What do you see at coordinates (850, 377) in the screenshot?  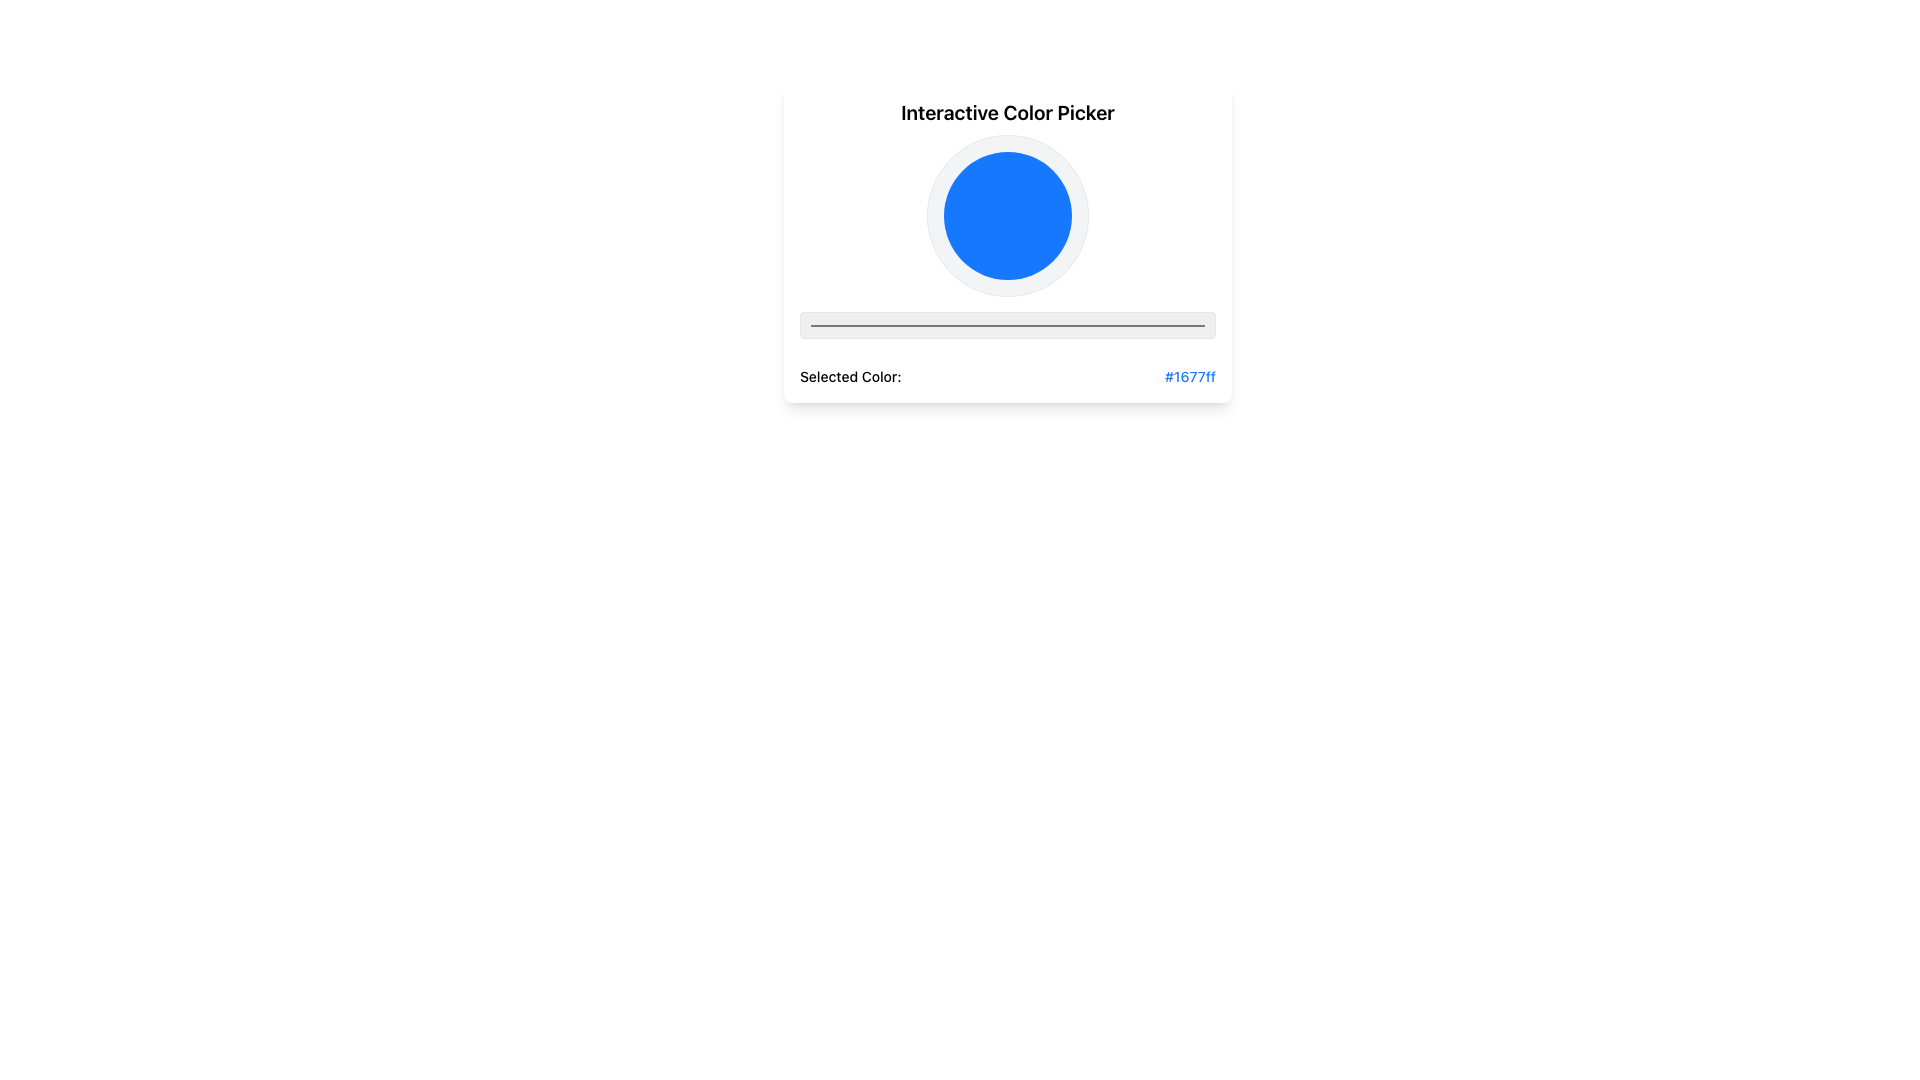 I see `the informational text label that describes the selected color's value, positioned to the left of the color display in the horizontal layout below the color picker` at bounding box center [850, 377].